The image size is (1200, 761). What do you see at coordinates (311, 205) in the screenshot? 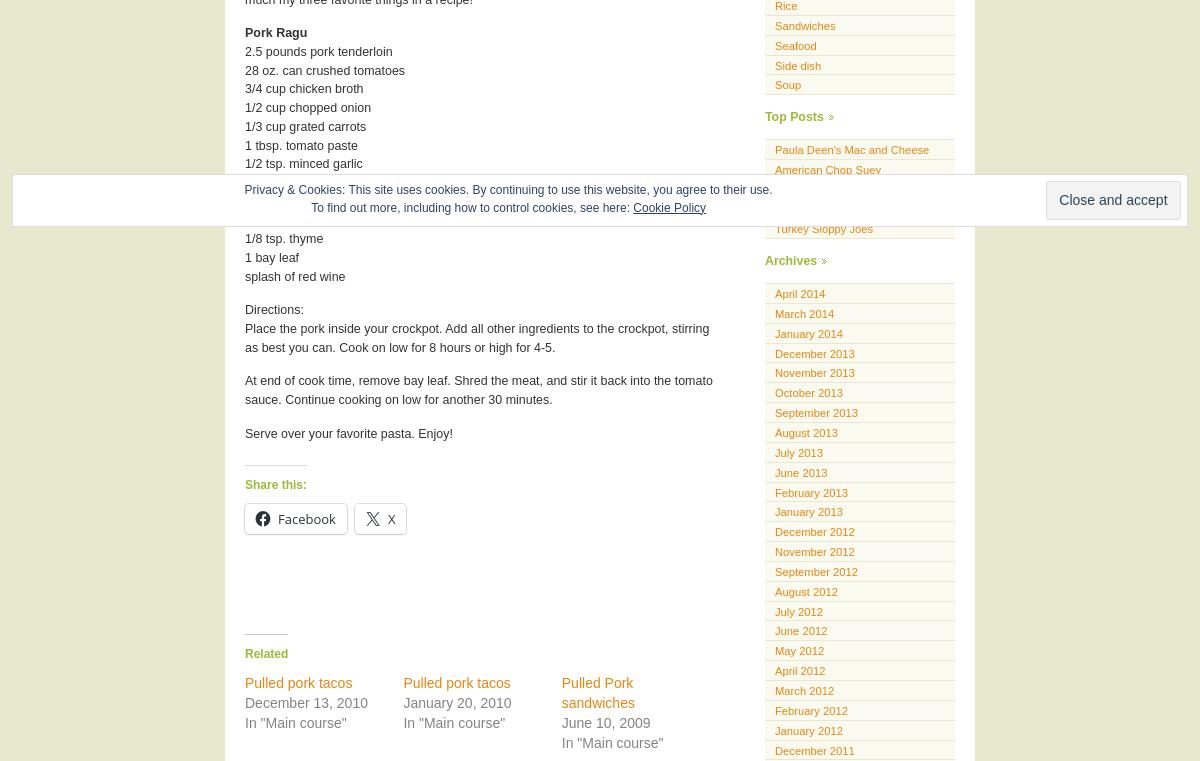
I see `'To find out more, including how to control cookies, see here:'` at bounding box center [311, 205].